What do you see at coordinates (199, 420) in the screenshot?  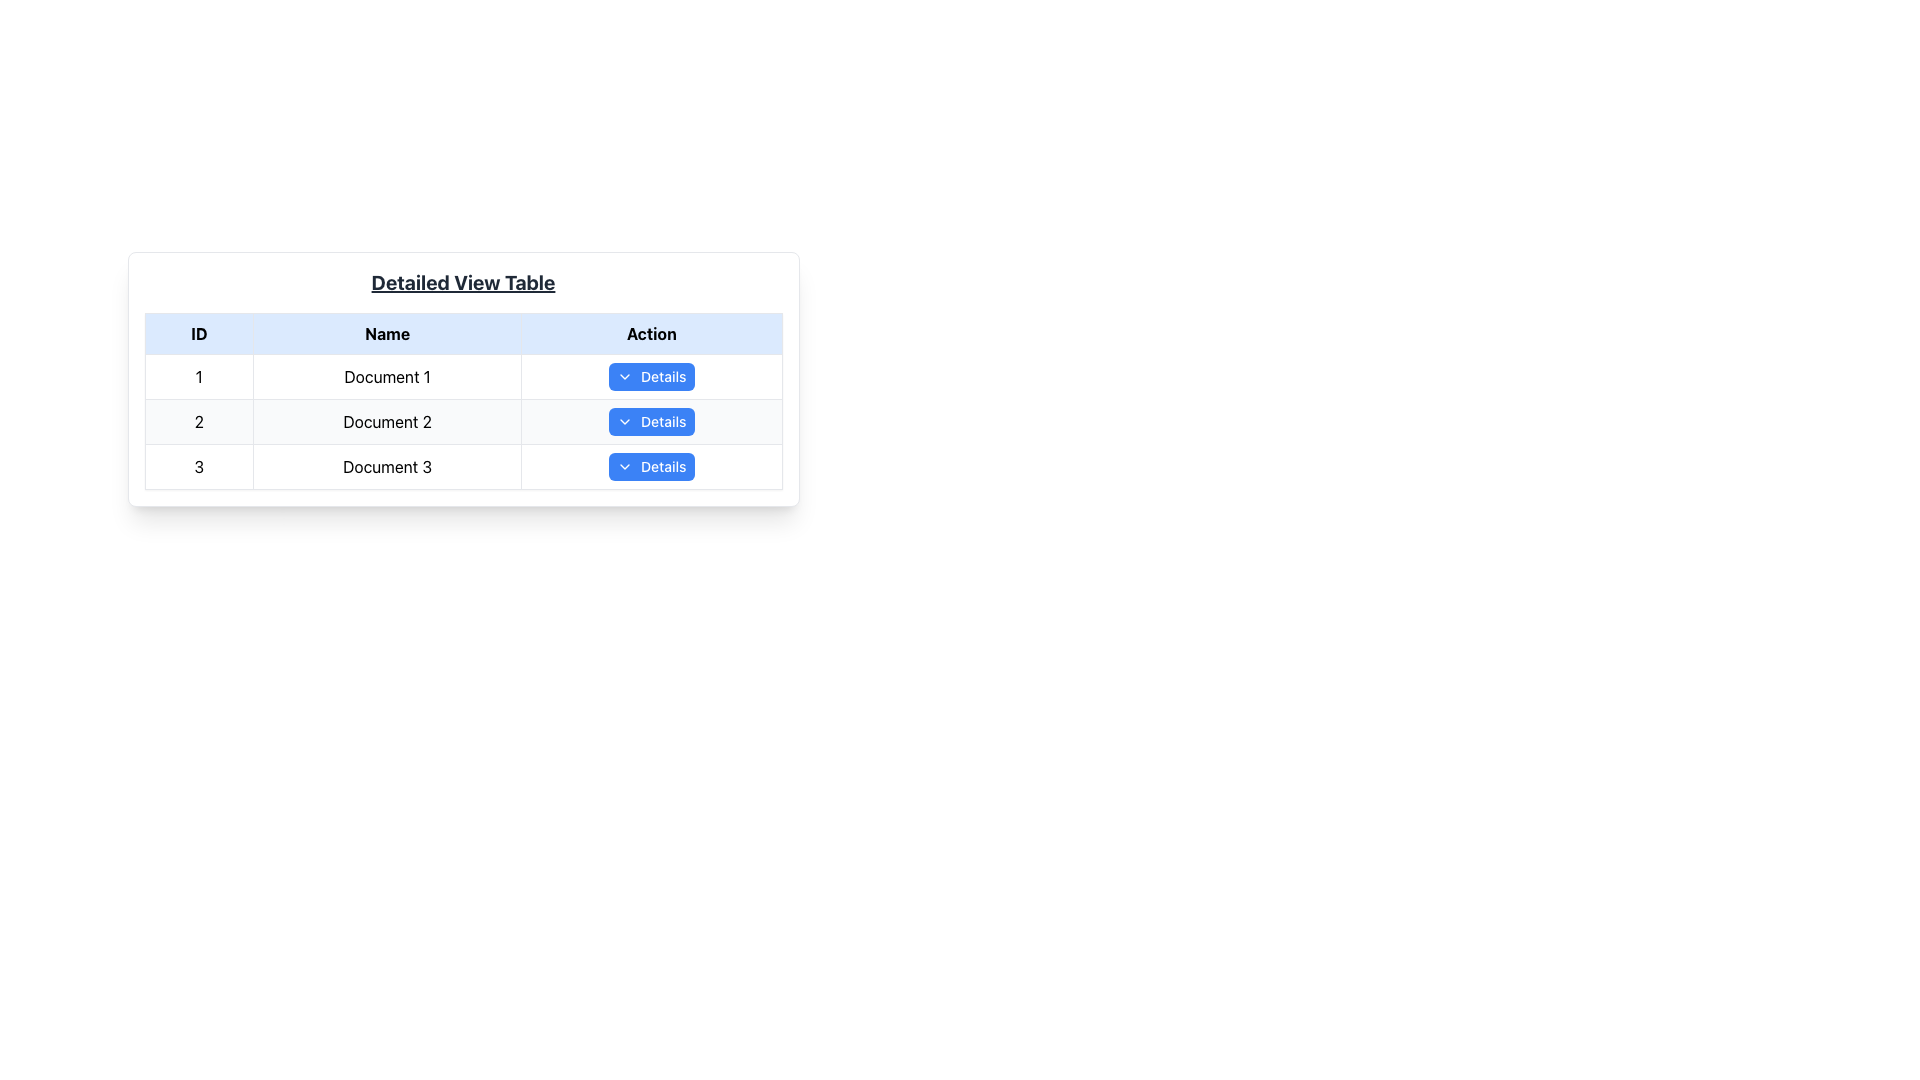 I see `the Text Cell displaying the identifier '2' in the first column of the second row of the data table` at bounding box center [199, 420].